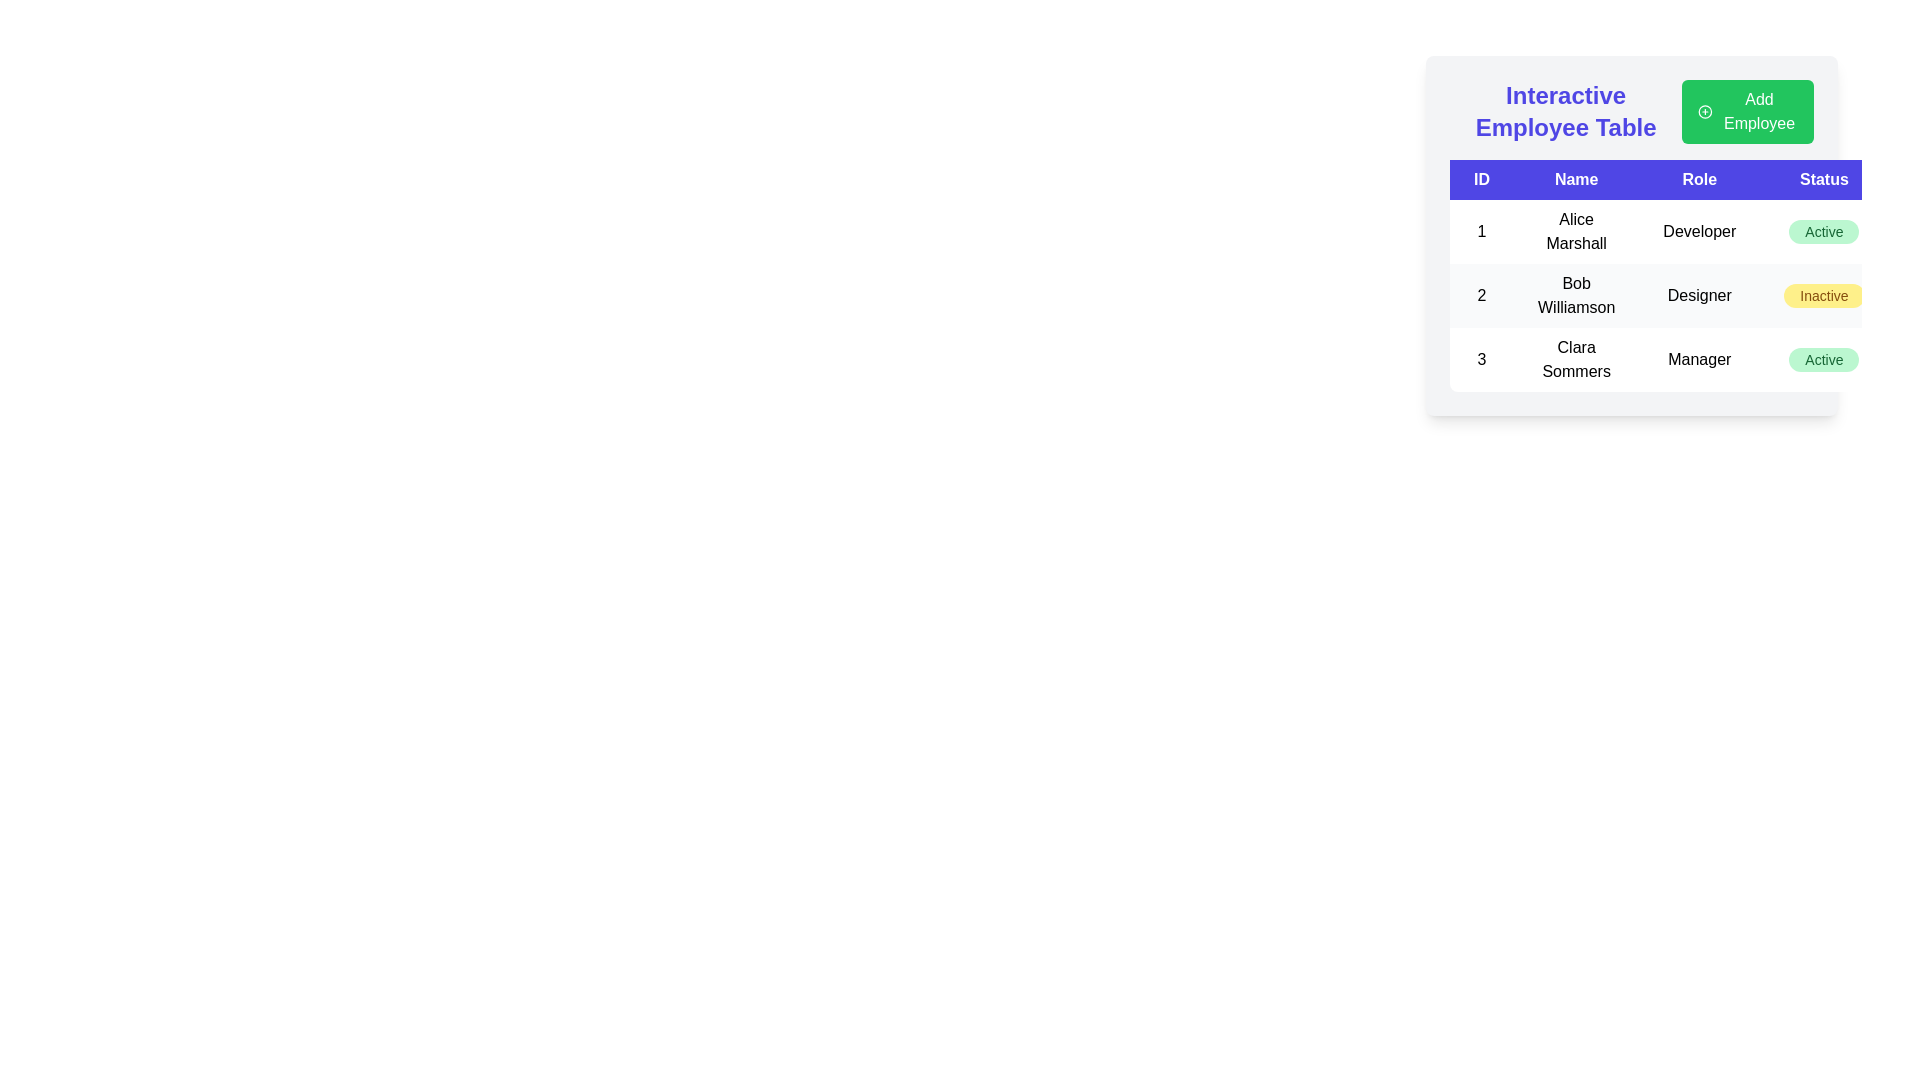 The height and width of the screenshot is (1080, 1920). Describe the element at coordinates (1824, 230) in the screenshot. I see `the 'Active' label with a green background in the third row of the 'Status' column in the 'Interactive Employee Table'` at that location.